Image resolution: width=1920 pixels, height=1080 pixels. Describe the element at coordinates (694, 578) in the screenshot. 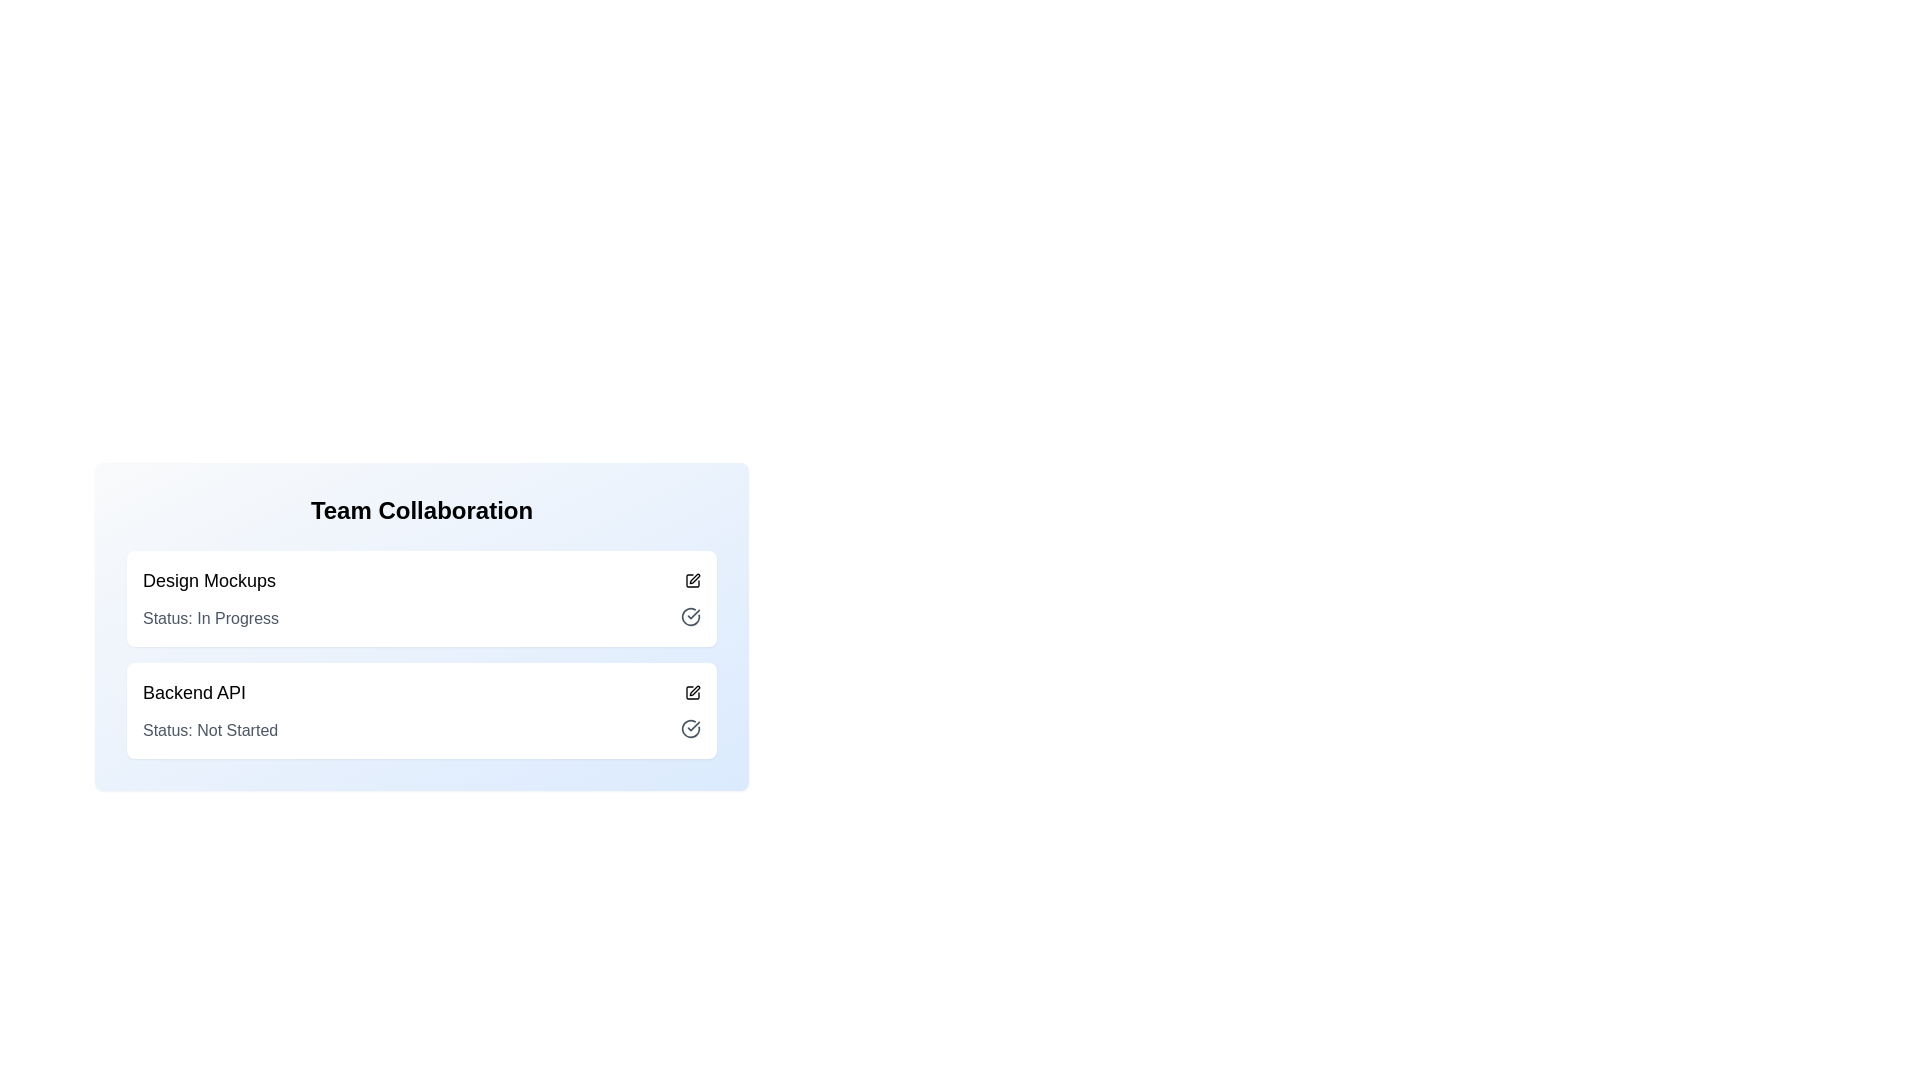

I see `the edit button located on the right-hand side of the 'Design Mockups' section` at that location.